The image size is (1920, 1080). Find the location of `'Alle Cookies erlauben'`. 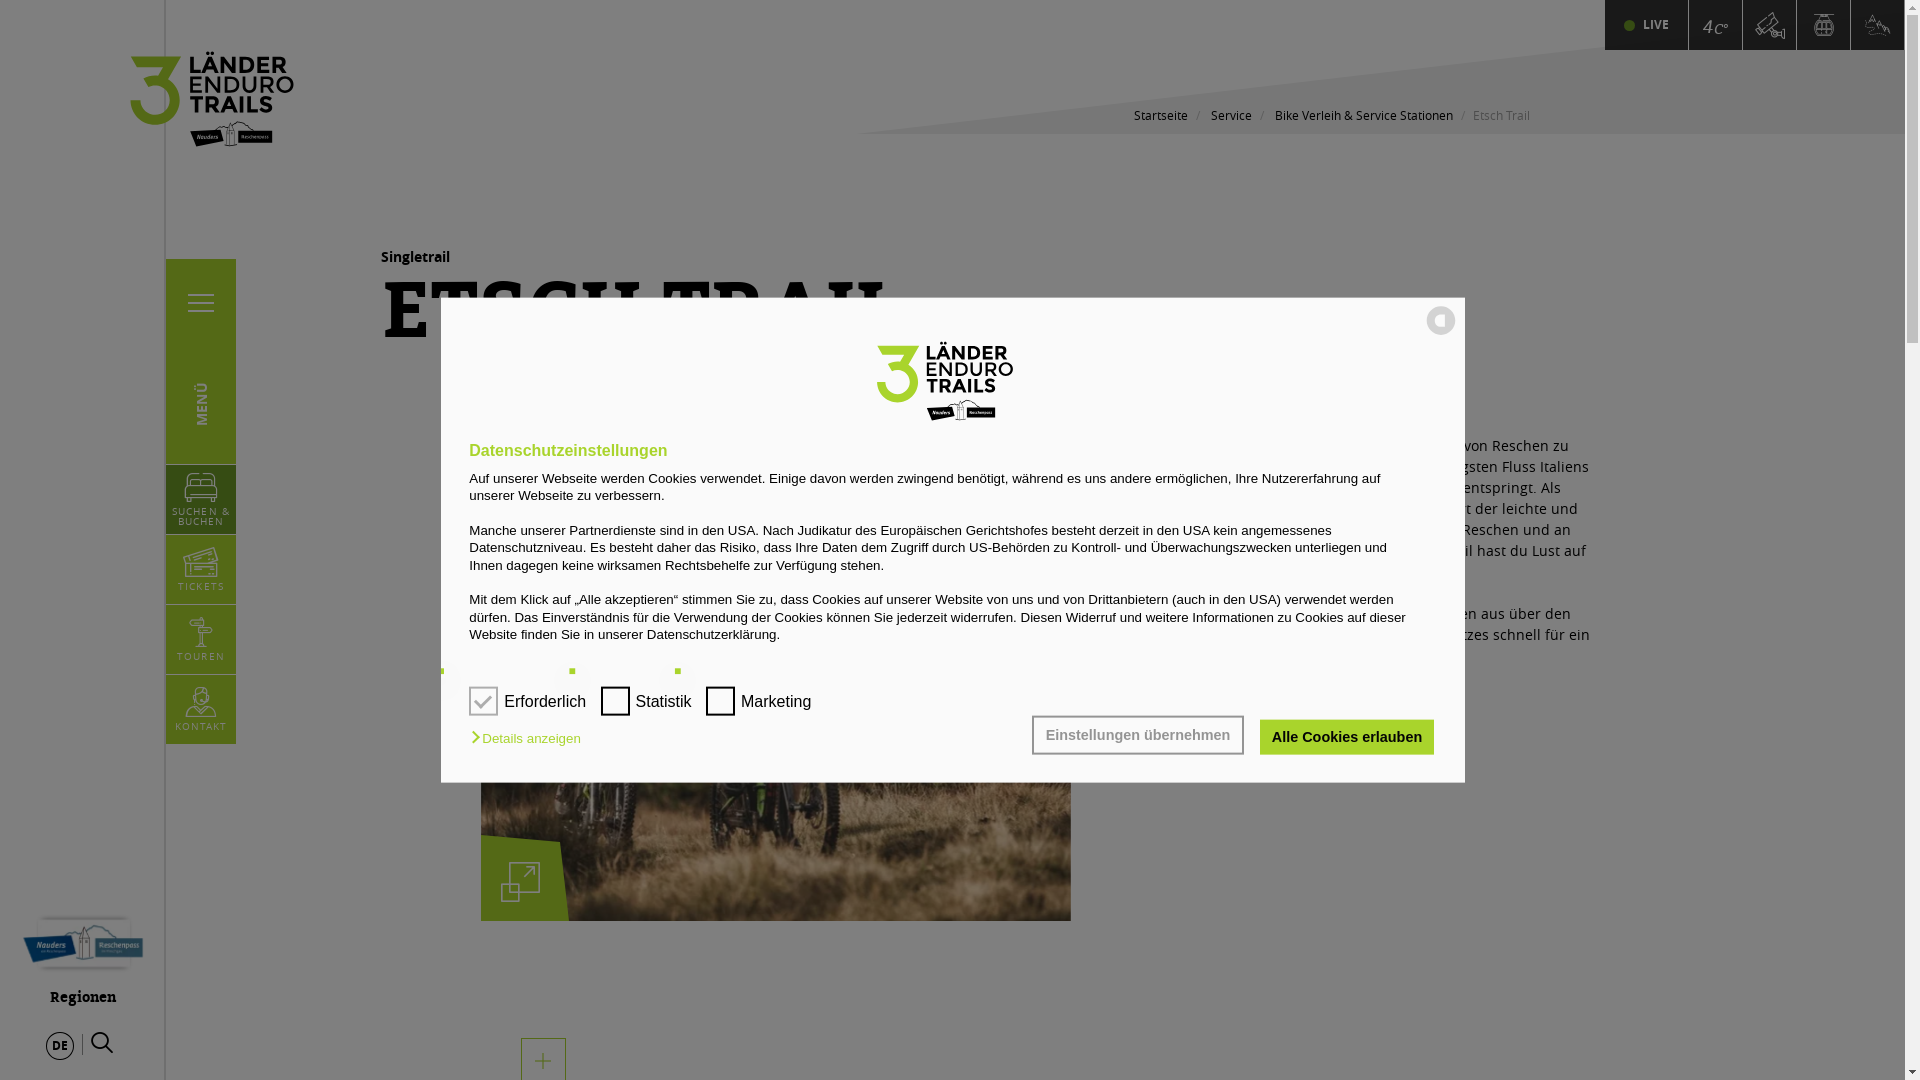

'Alle Cookies erlauben' is located at coordinates (1346, 736).